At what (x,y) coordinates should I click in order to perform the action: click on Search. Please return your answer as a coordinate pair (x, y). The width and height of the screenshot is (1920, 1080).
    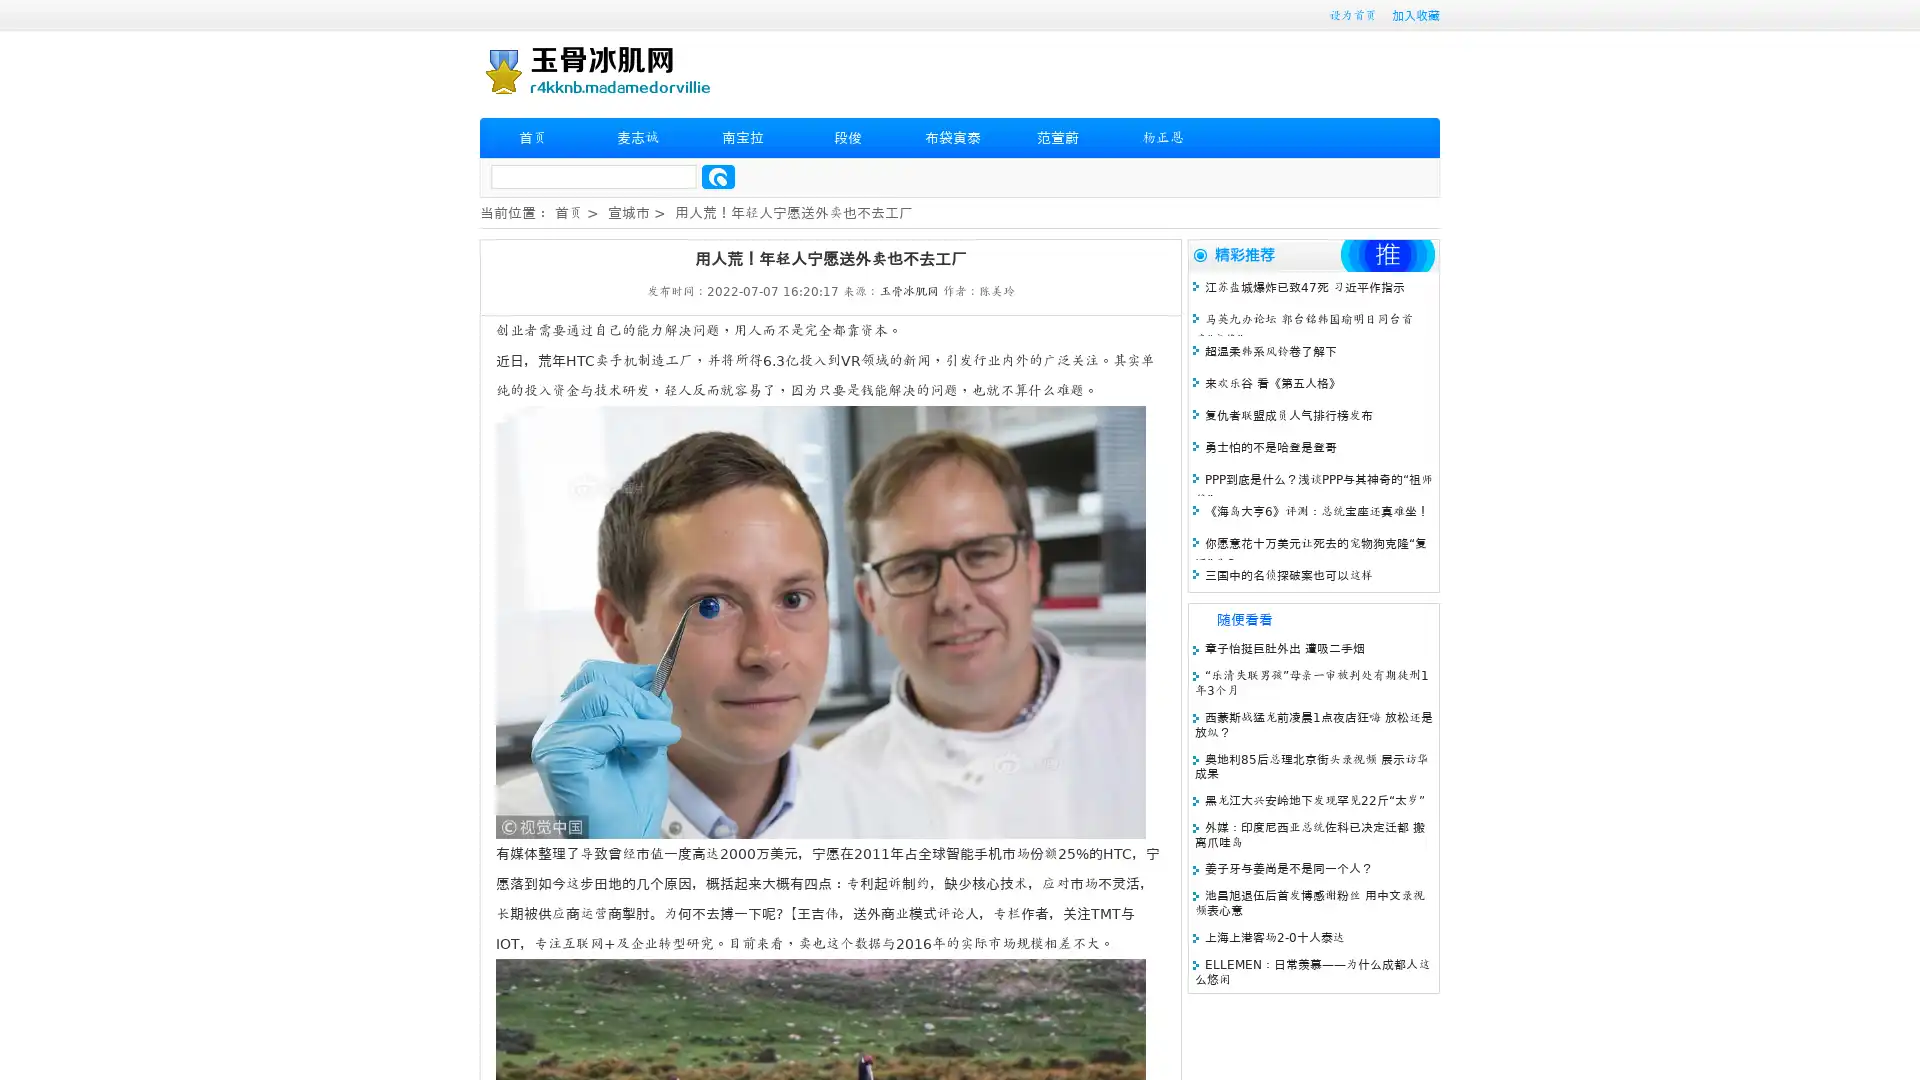
    Looking at the image, I should click on (718, 176).